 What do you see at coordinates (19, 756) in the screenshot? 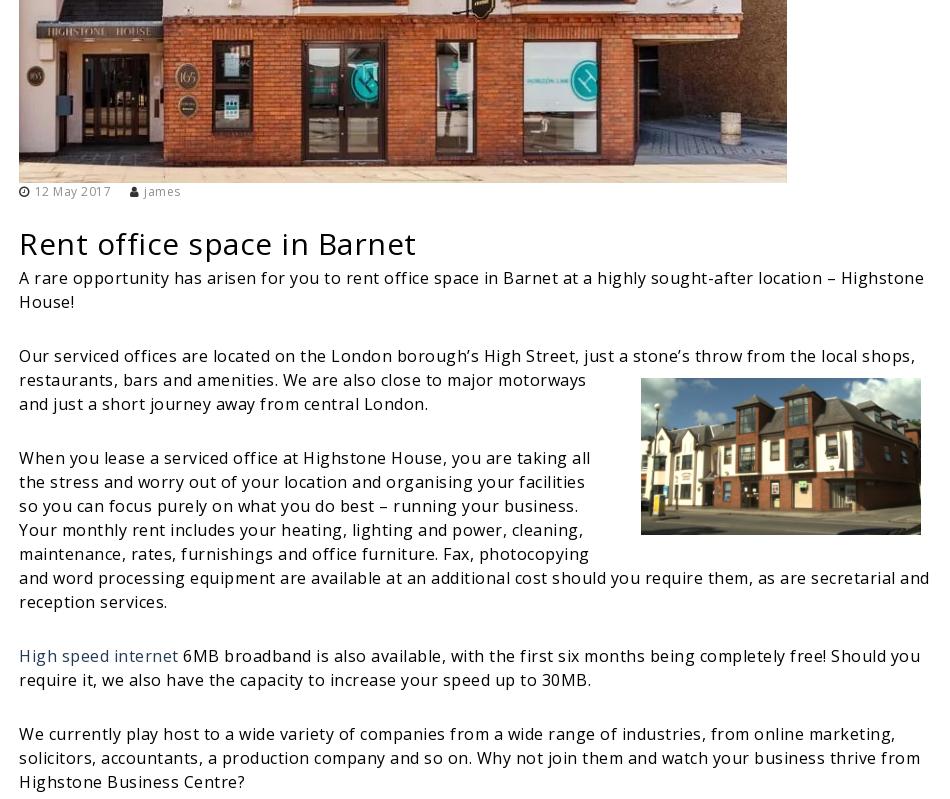
I see `'We currently play host to a wide variety of companies from a wide range of industries, from online marketing, solicitors, accountants, a production company and so on. Why not join them and watch your business thrive from Highstone Business Centre?'` at bounding box center [19, 756].